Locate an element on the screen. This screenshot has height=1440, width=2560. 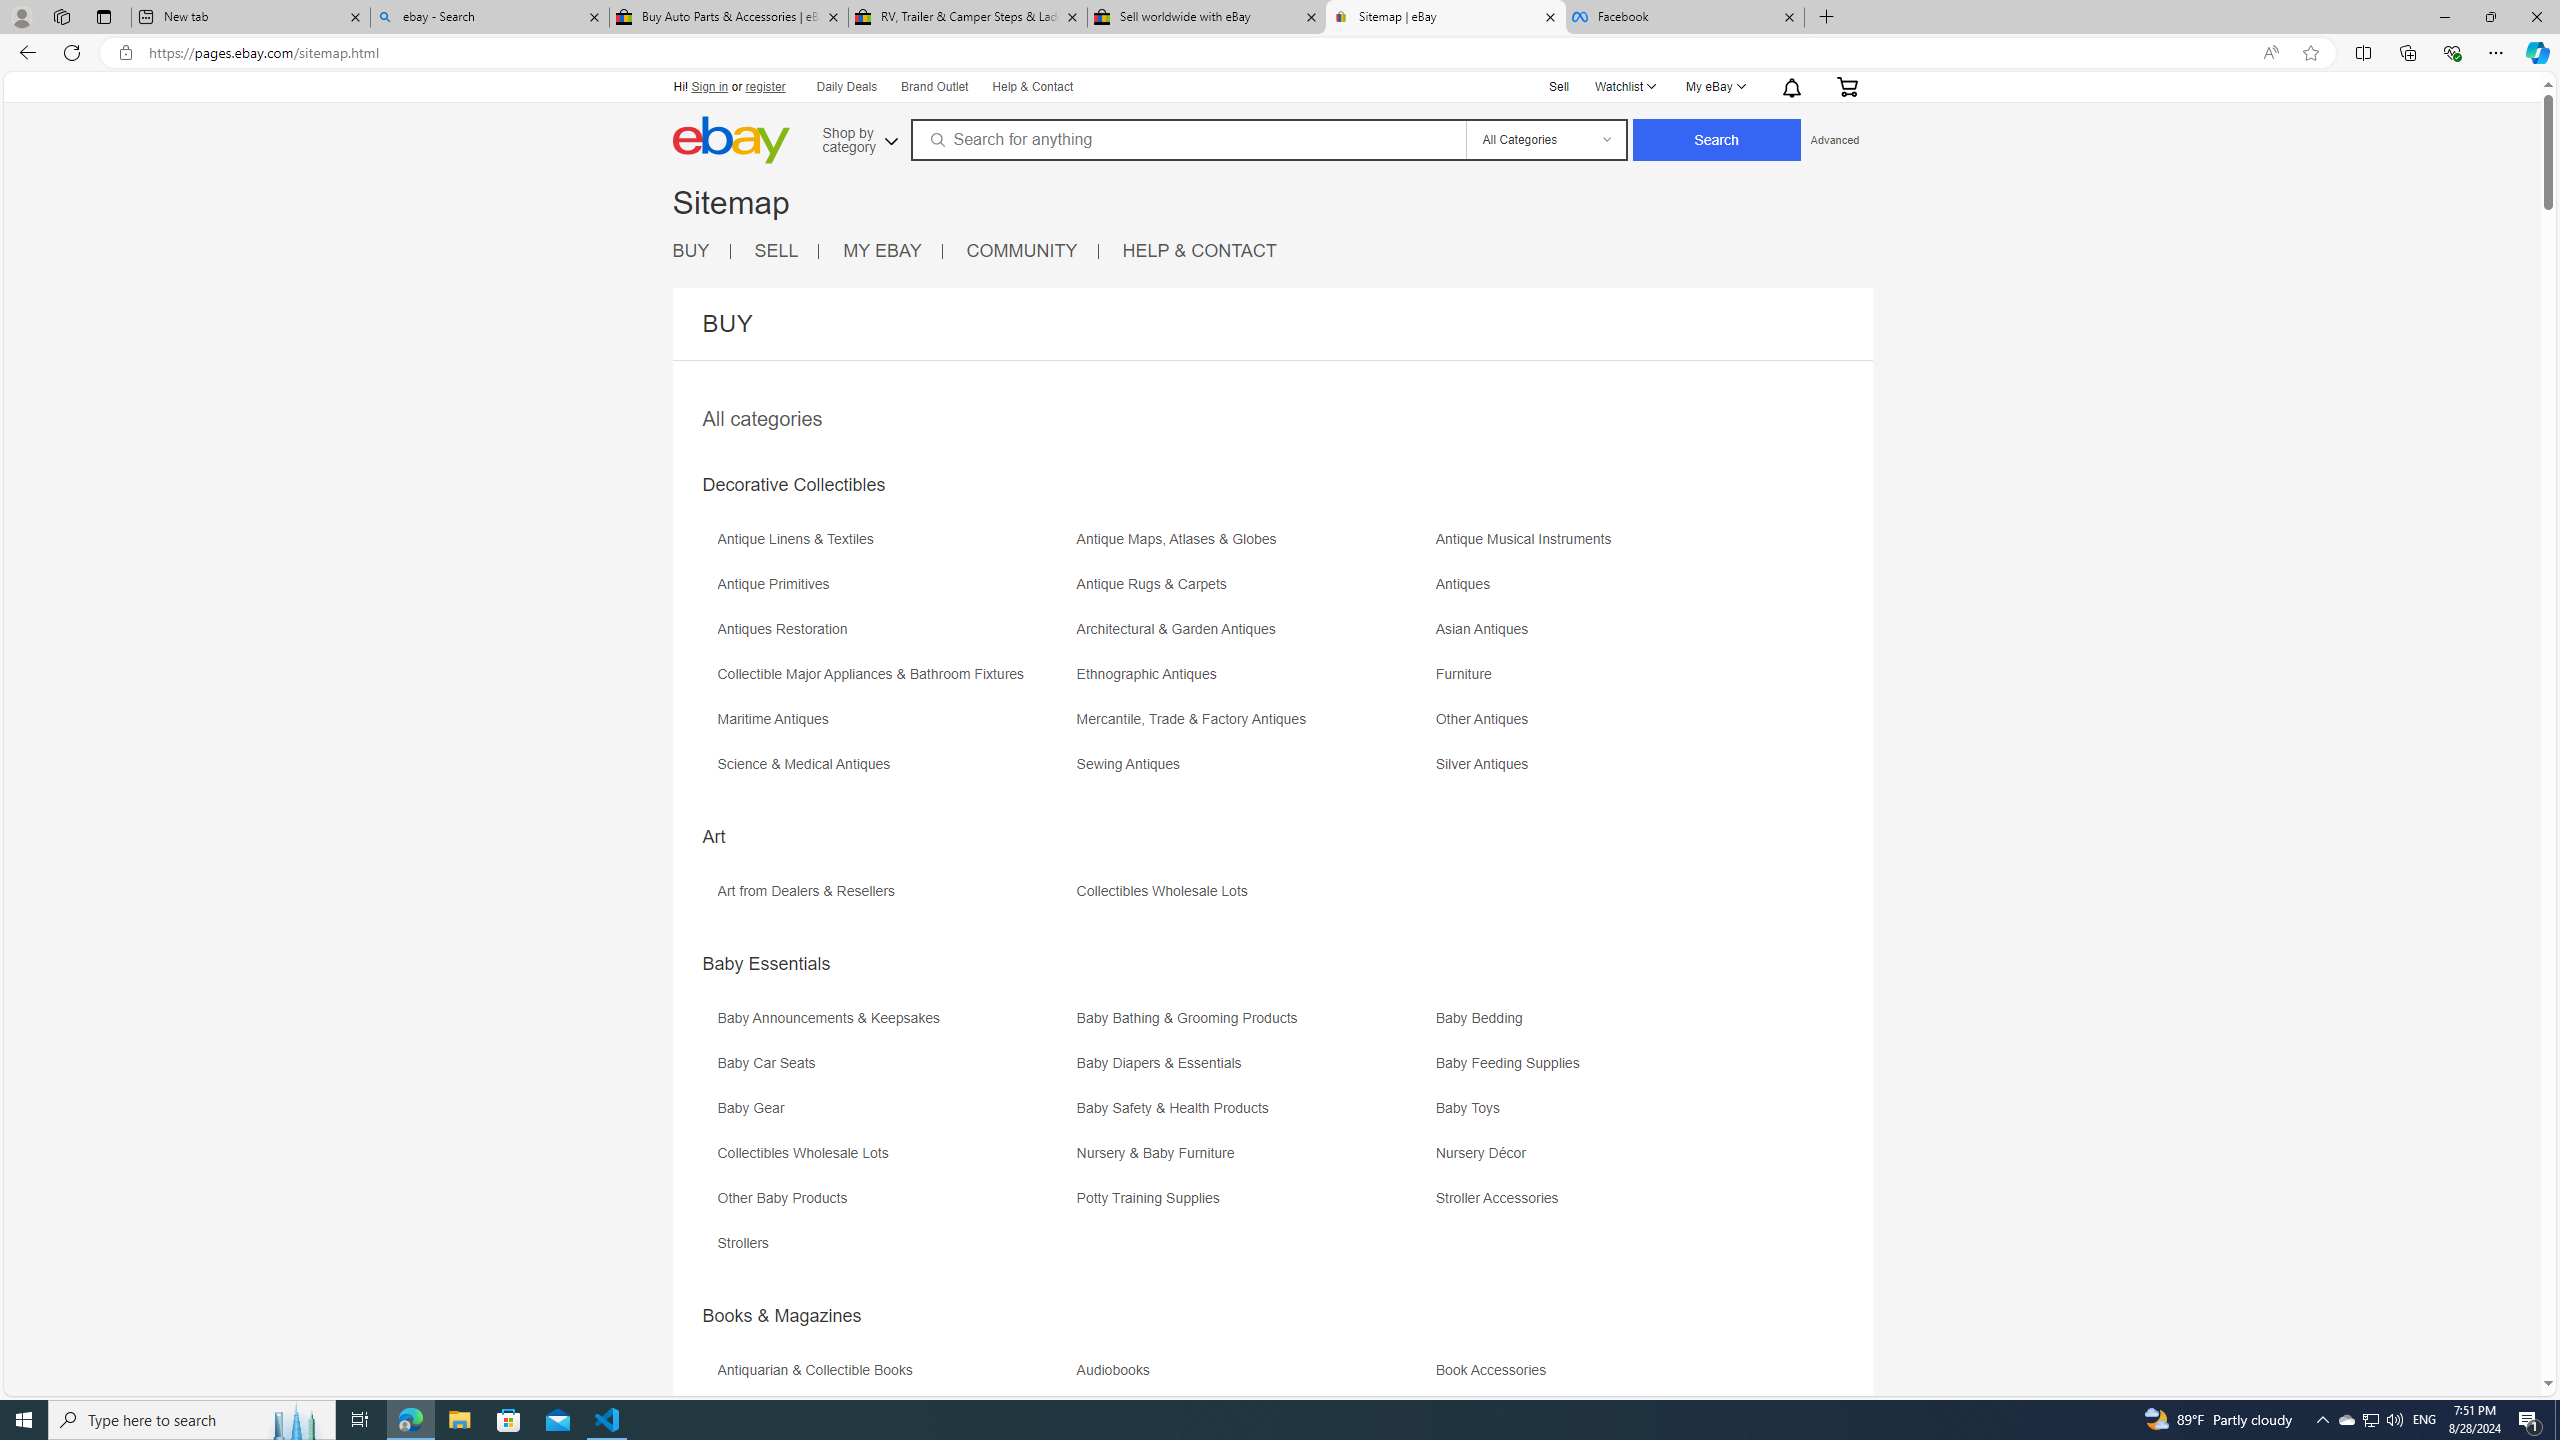
'Help & Contact' is located at coordinates (1031, 87).